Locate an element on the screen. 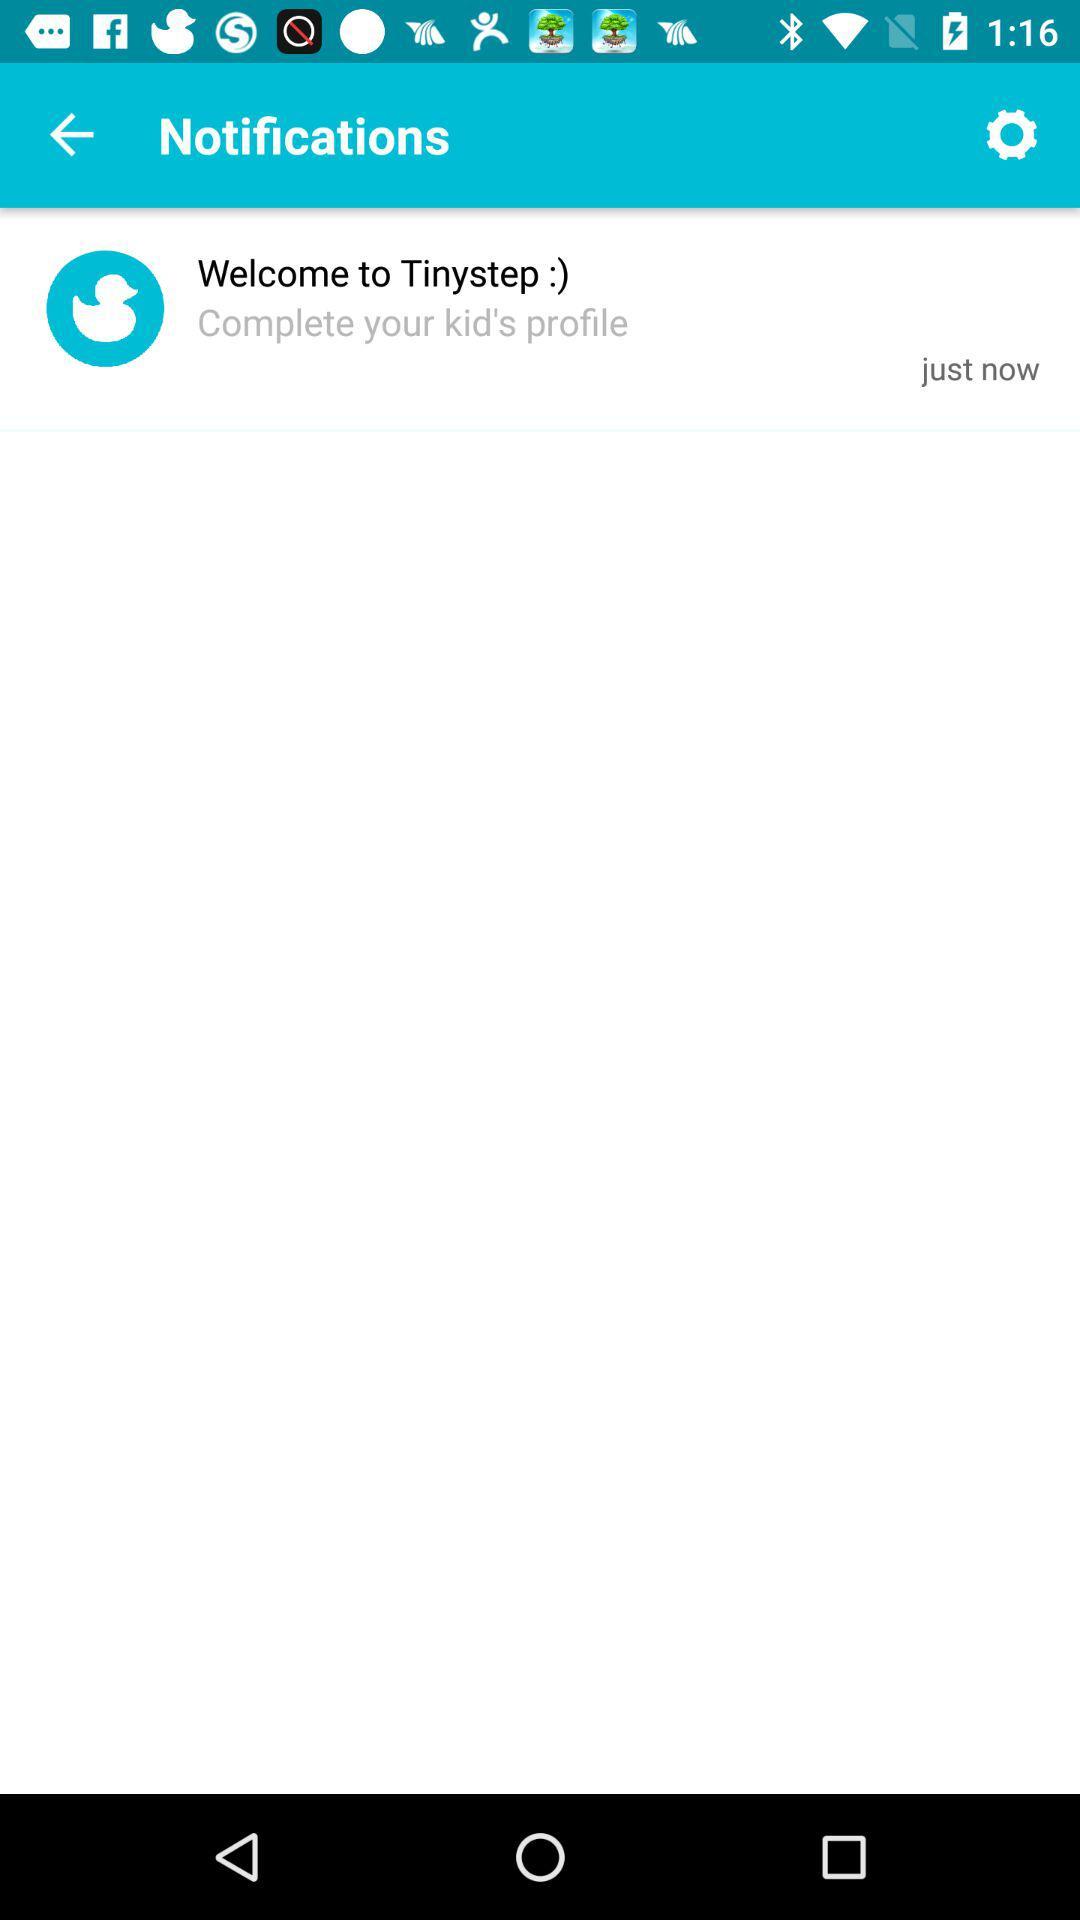  icon to the right of complete your kid is located at coordinates (979, 367).